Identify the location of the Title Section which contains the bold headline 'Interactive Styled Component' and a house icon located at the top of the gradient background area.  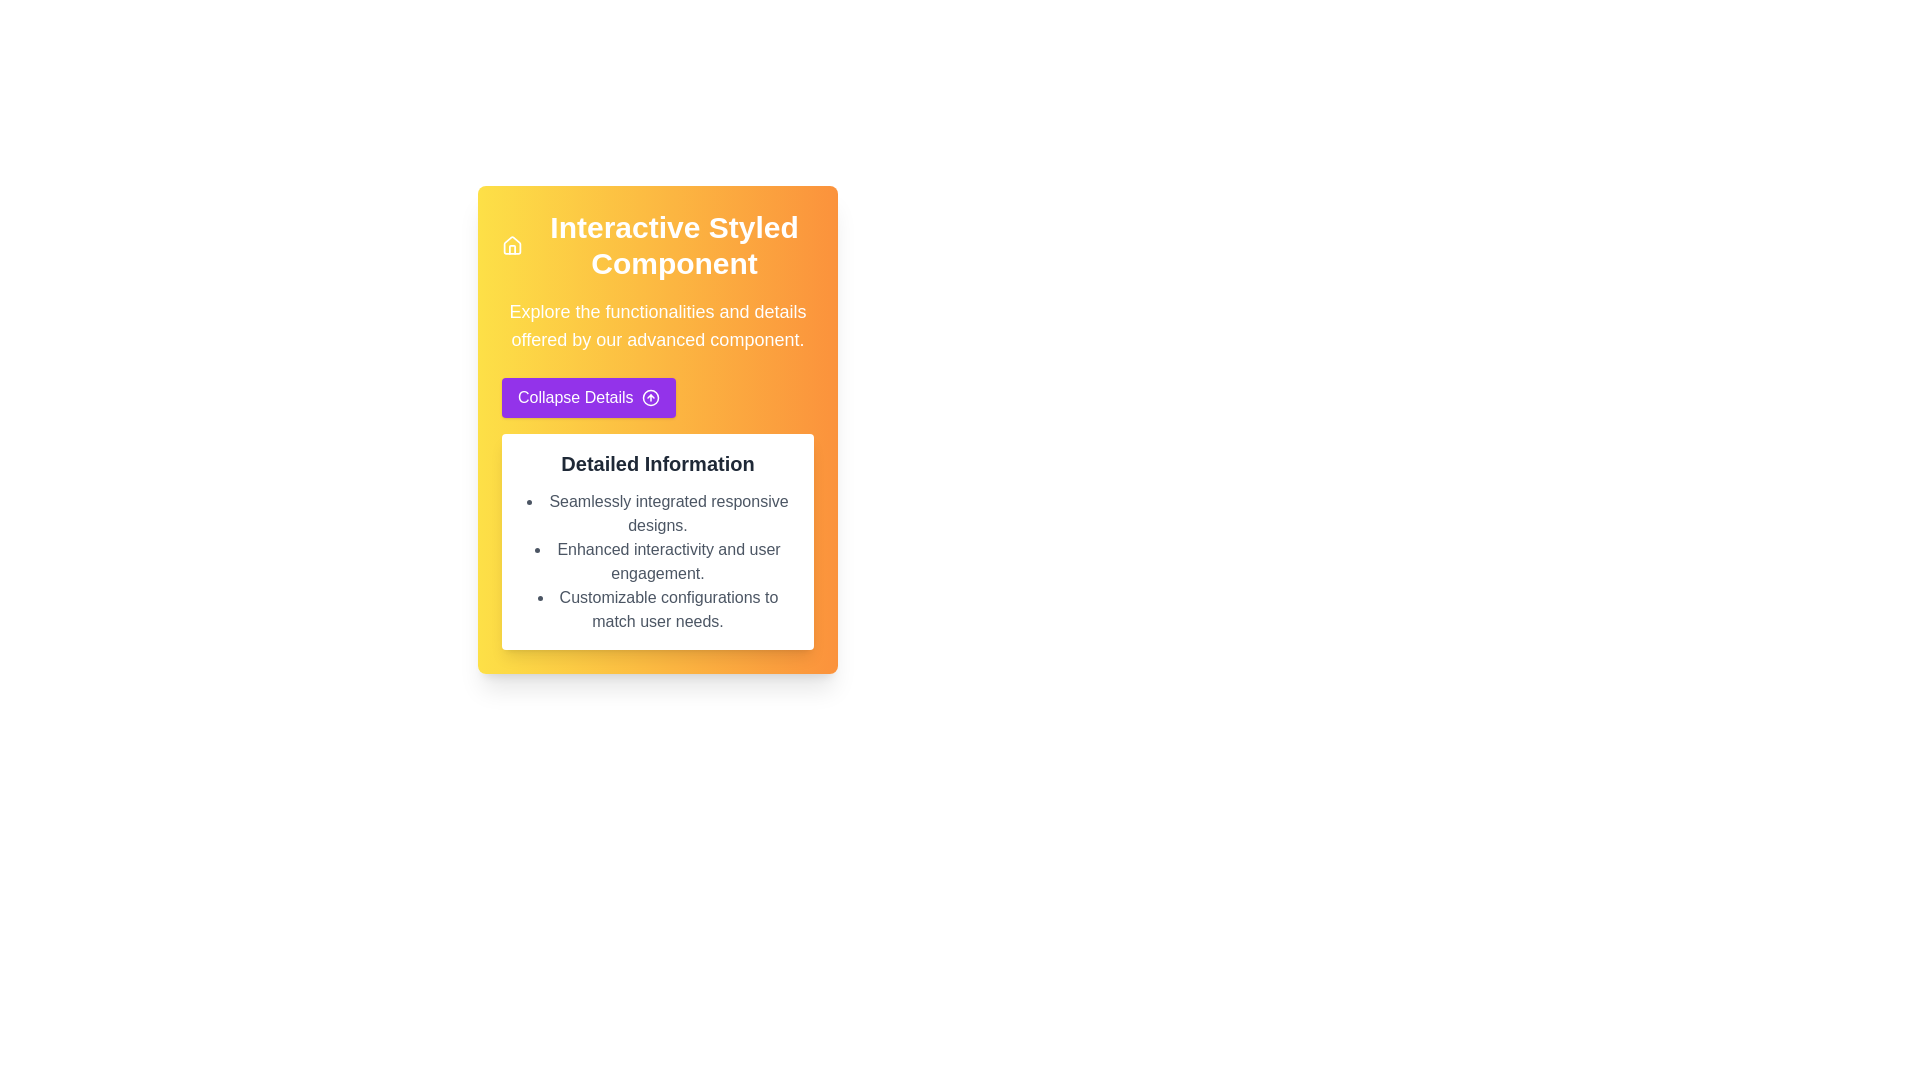
(657, 245).